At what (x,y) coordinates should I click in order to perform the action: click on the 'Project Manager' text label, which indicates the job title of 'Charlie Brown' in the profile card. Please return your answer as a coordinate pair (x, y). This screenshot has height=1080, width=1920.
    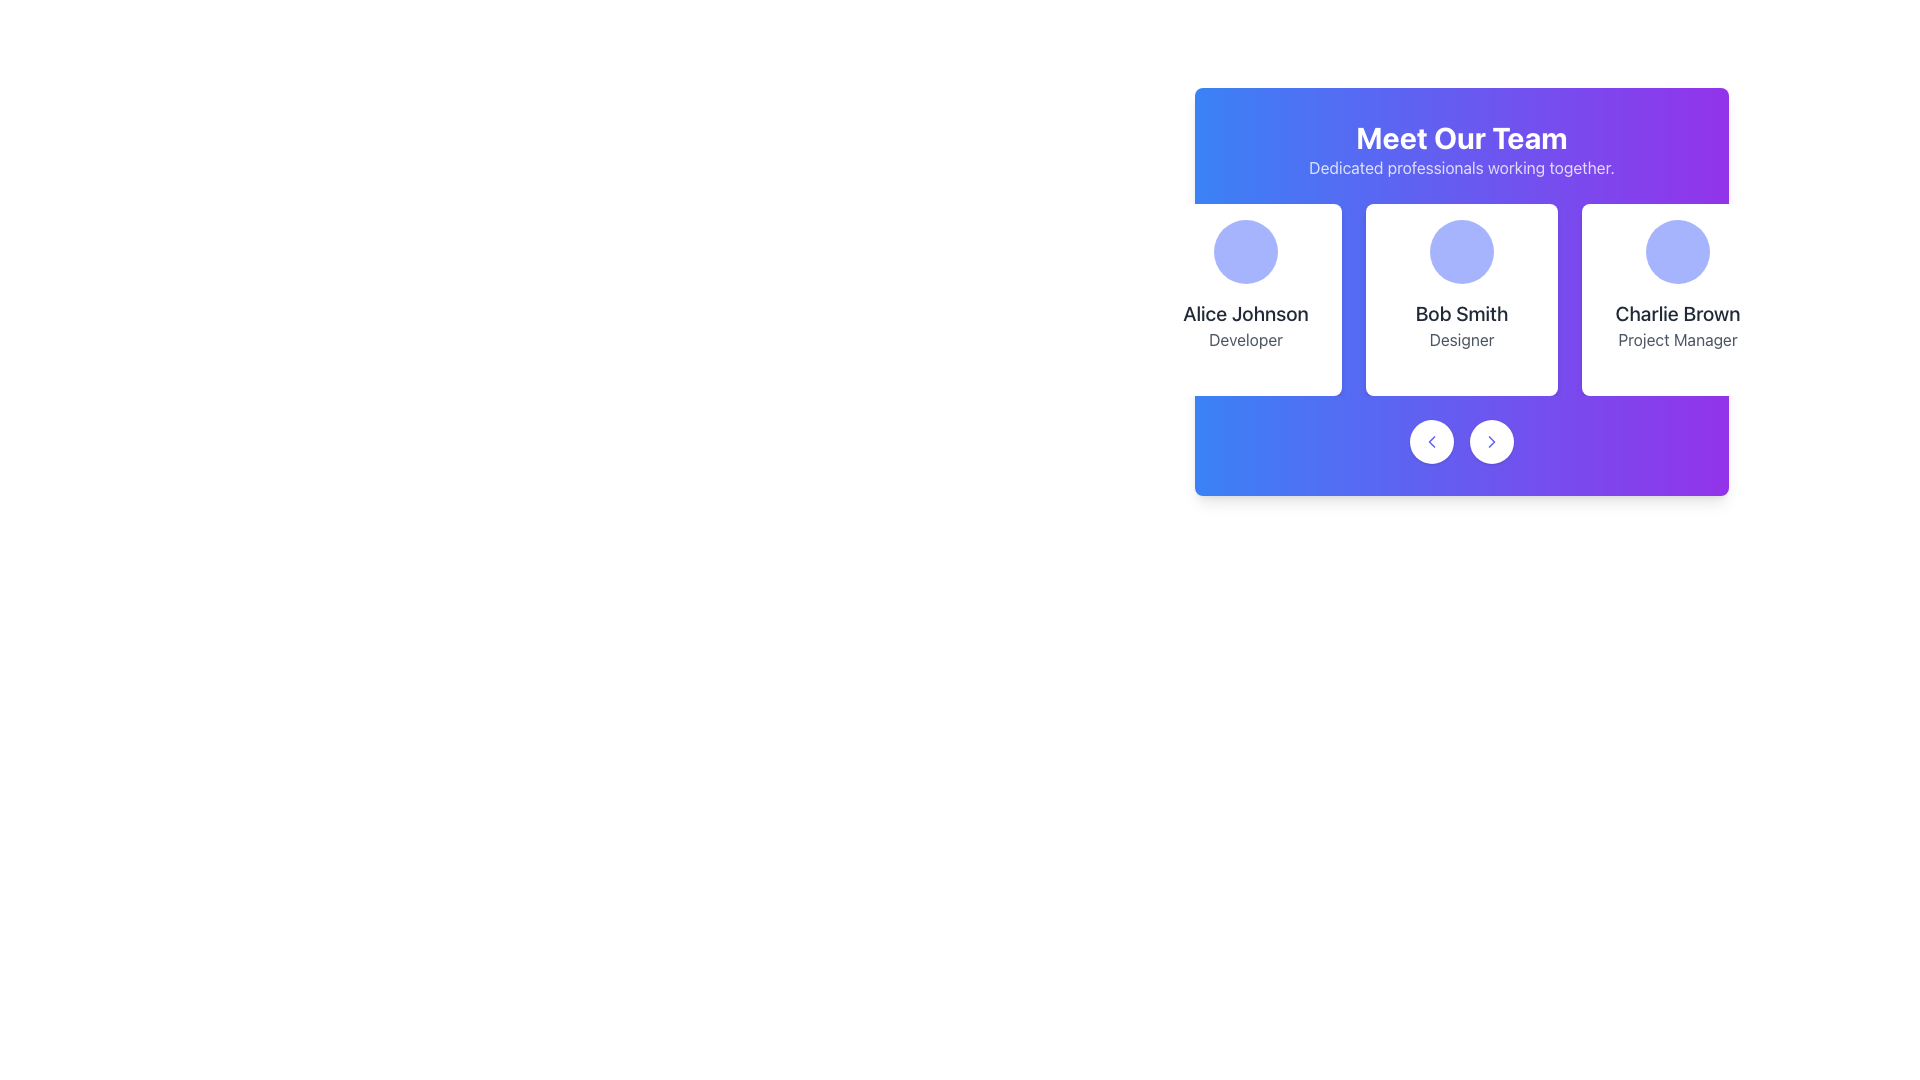
    Looking at the image, I should click on (1678, 338).